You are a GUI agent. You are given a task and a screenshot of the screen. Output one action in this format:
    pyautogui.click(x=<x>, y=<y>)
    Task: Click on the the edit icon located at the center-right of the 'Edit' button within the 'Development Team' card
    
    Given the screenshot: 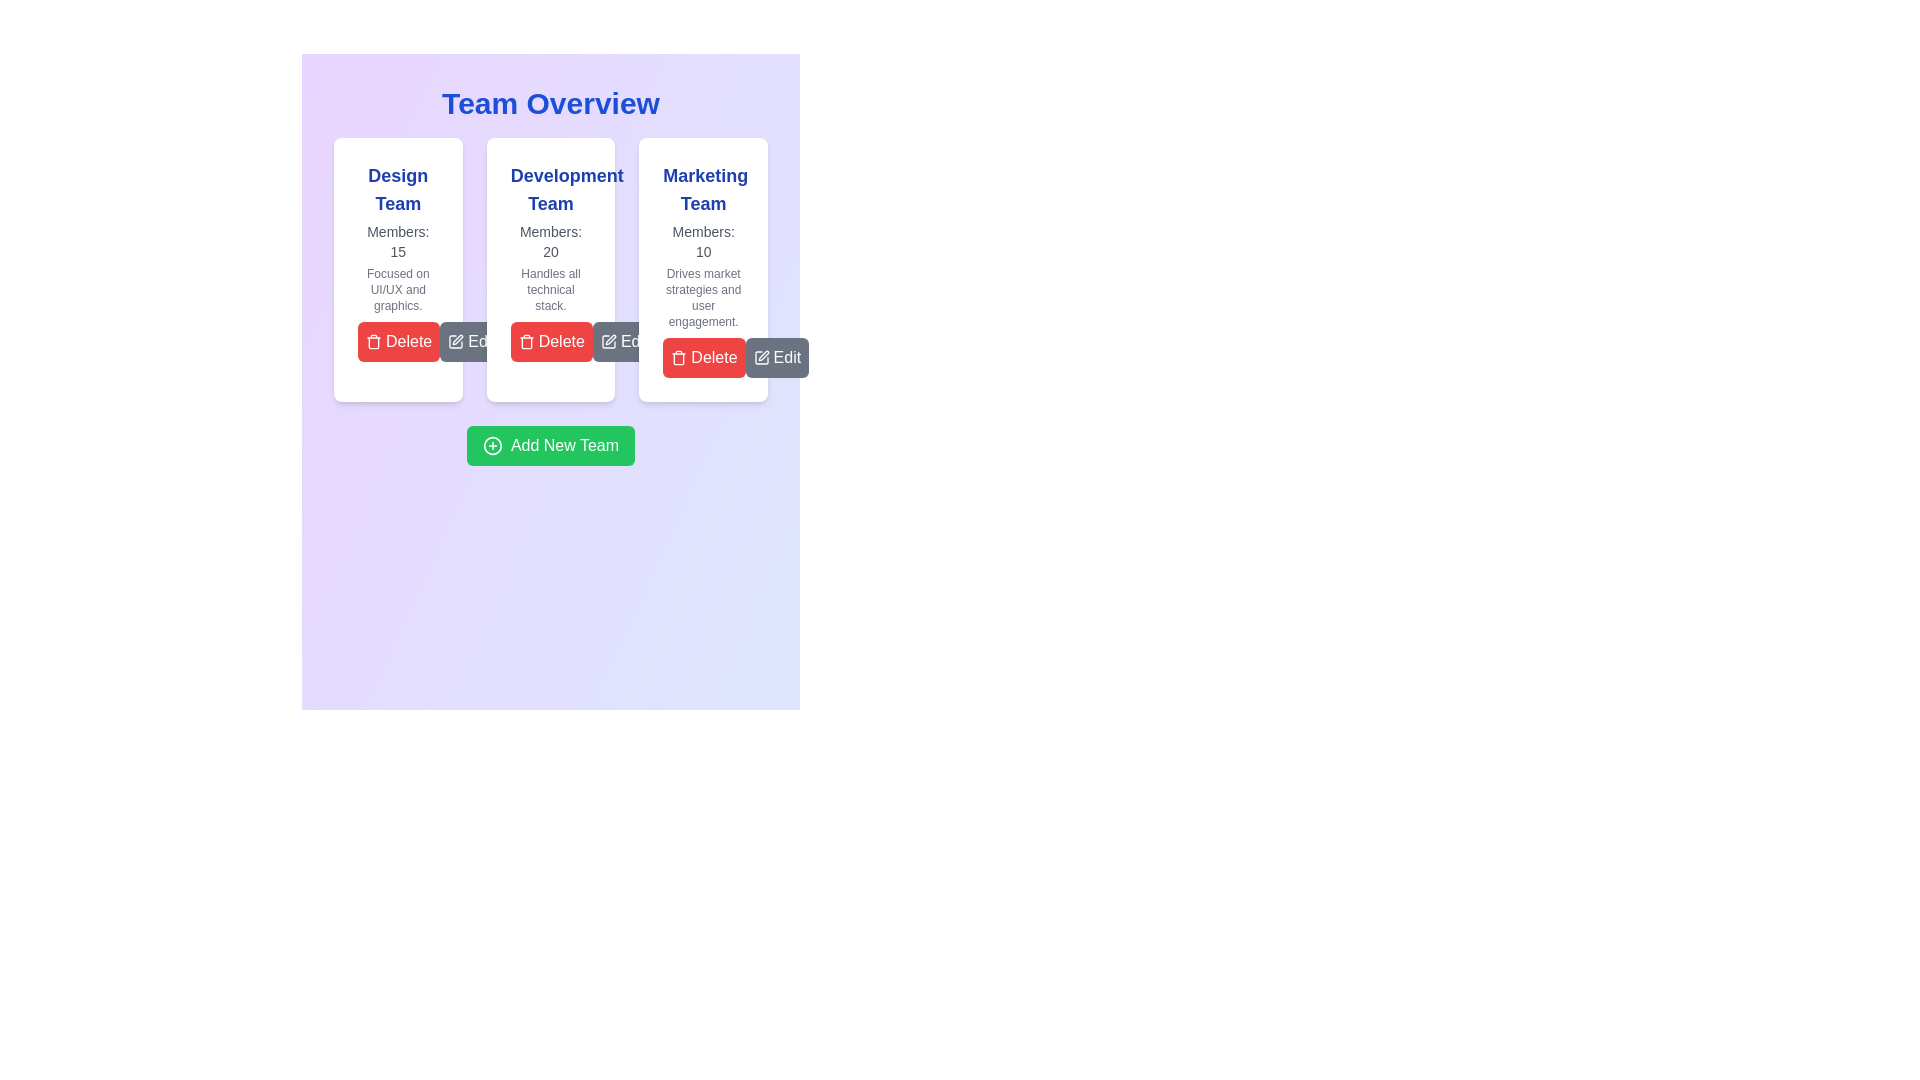 What is the action you would take?
    pyautogui.click(x=609, y=338)
    